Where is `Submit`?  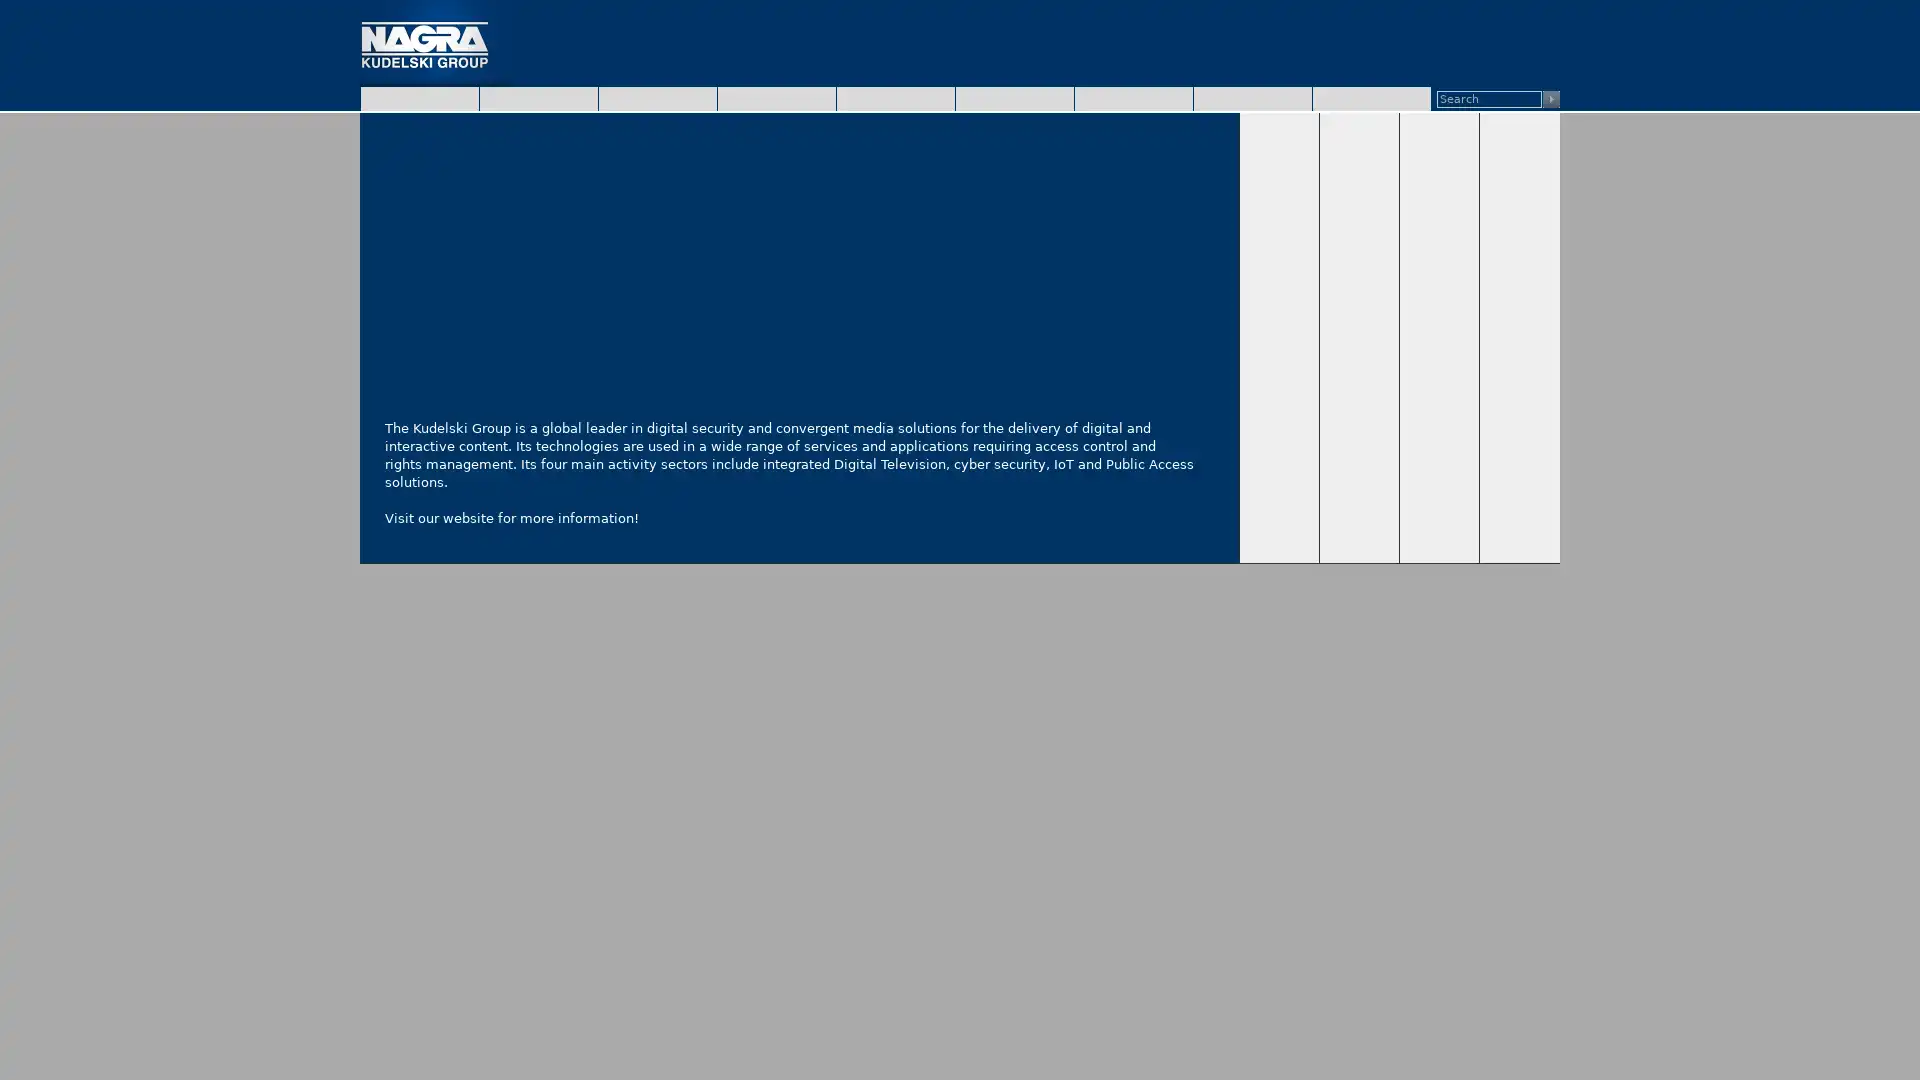
Submit is located at coordinates (1550, 99).